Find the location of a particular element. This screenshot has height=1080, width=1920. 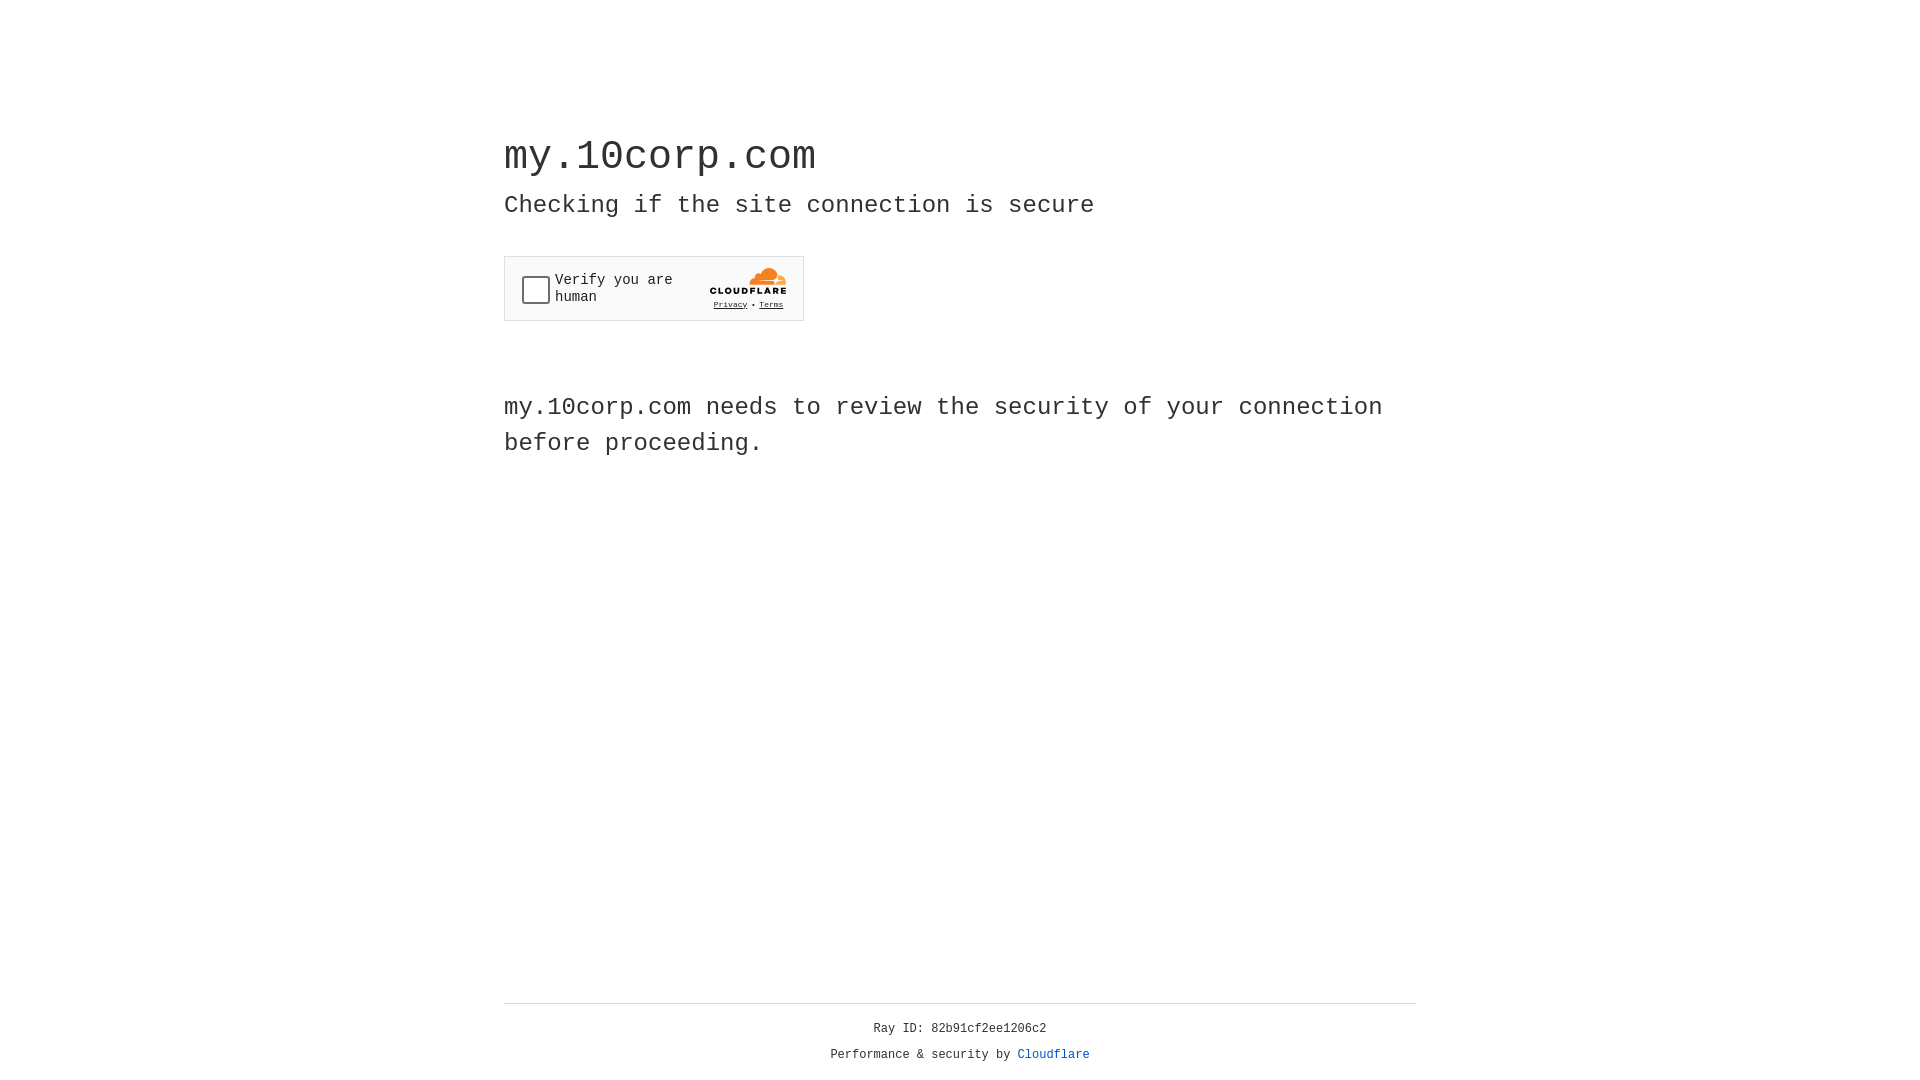

'Widget containing a Cloudflare security challenge' is located at coordinates (653, 288).